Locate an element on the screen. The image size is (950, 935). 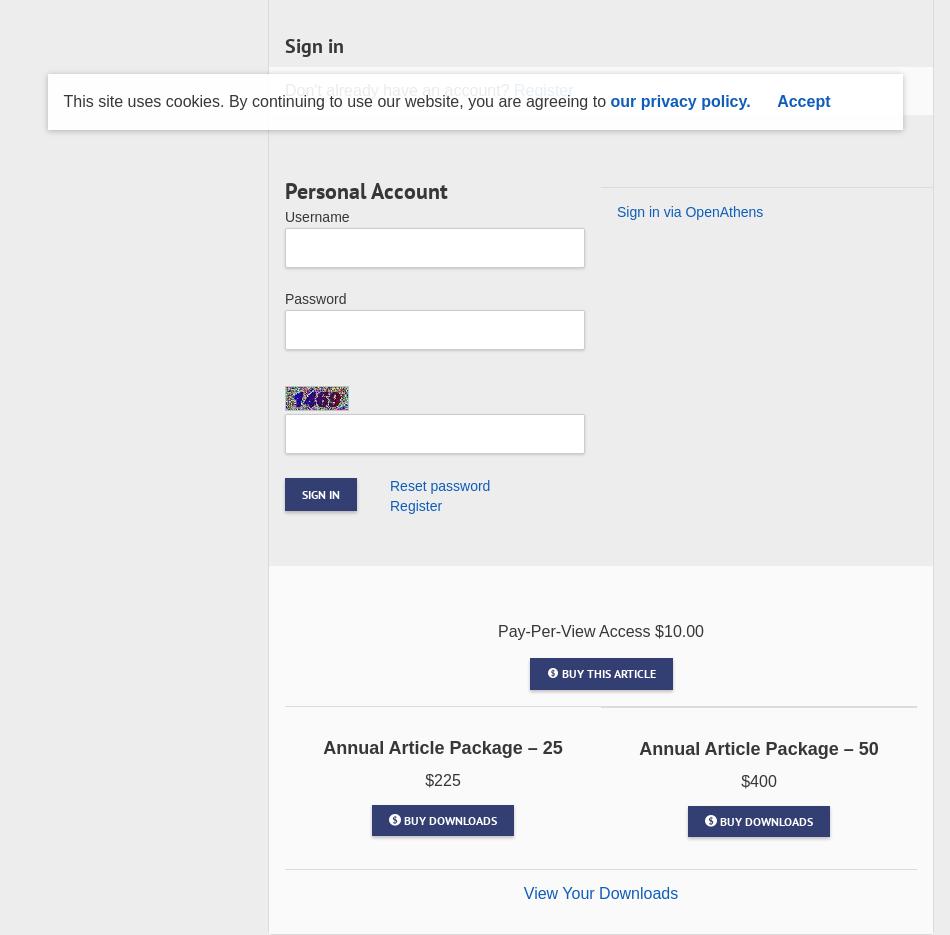
'$10.00' is located at coordinates (679, 630).